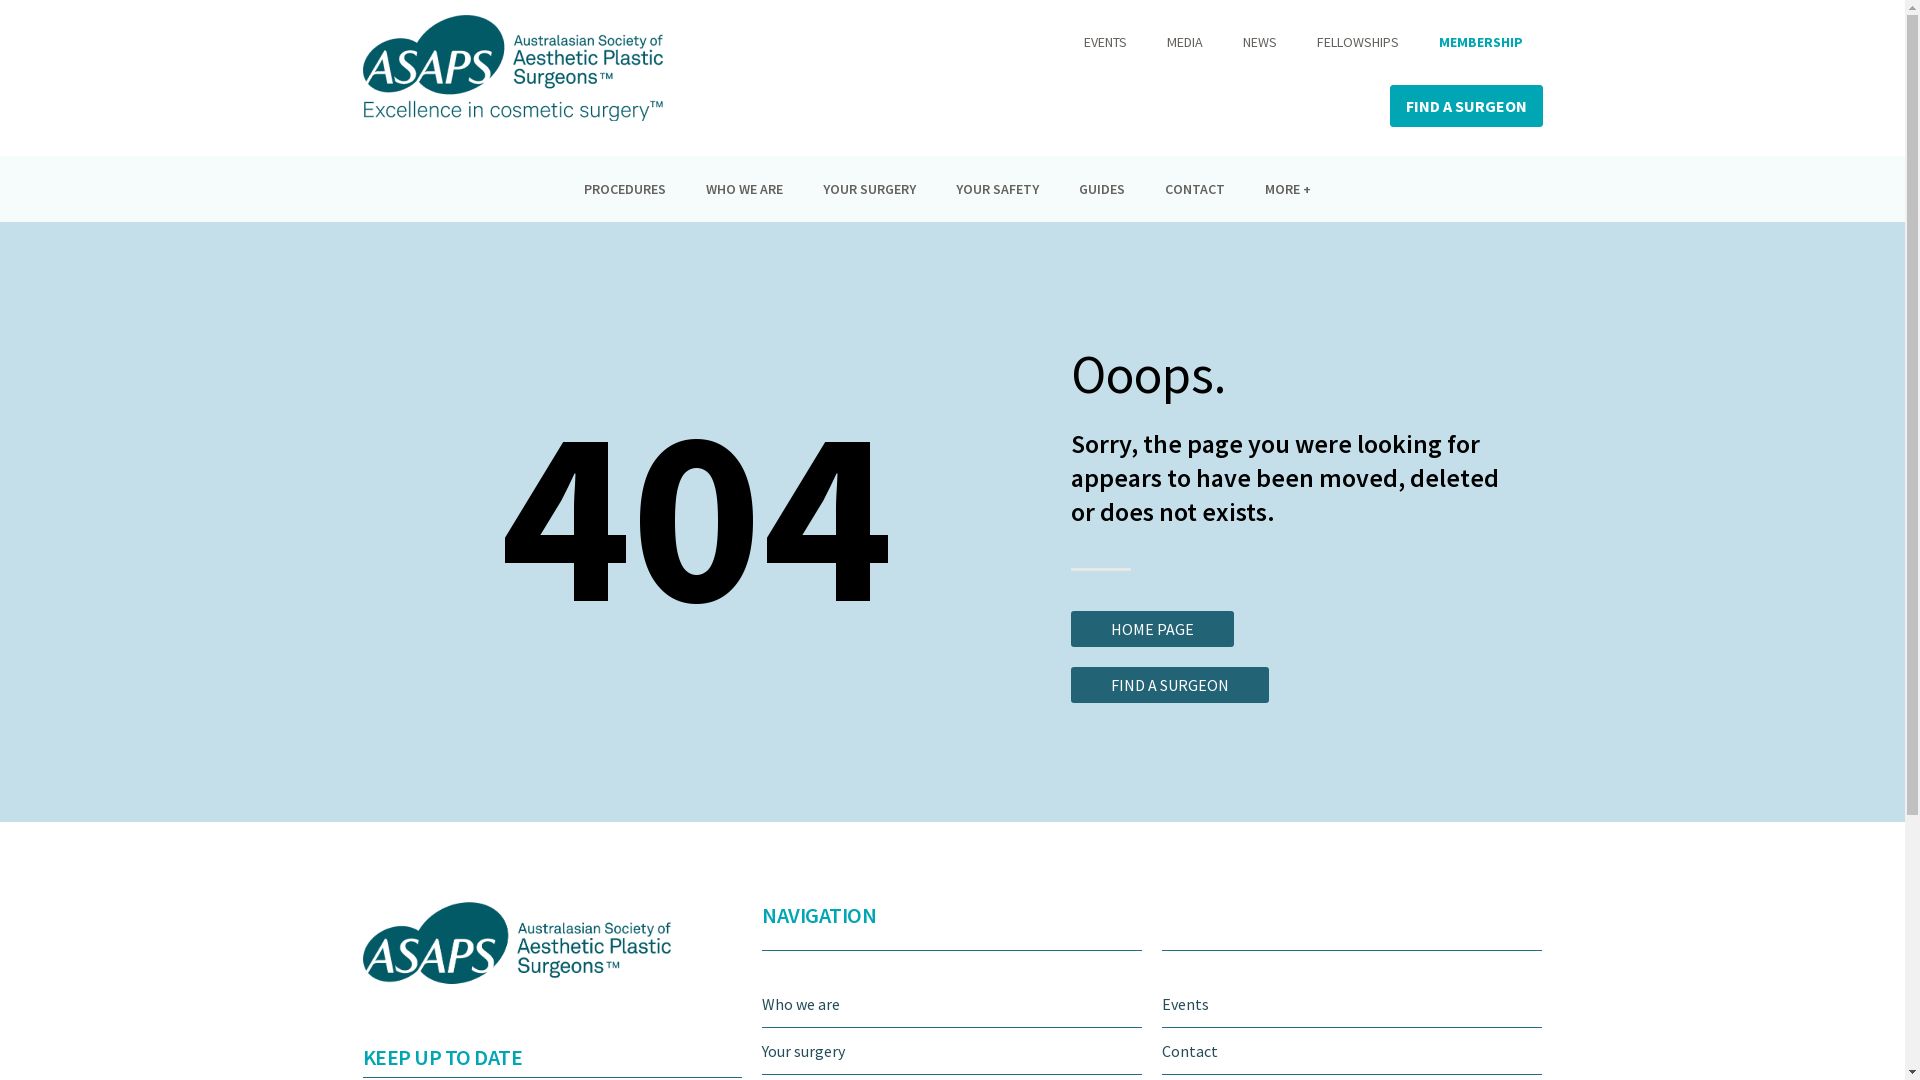  I want to click on 'MEMBERSHIP', so click(1479, 42).